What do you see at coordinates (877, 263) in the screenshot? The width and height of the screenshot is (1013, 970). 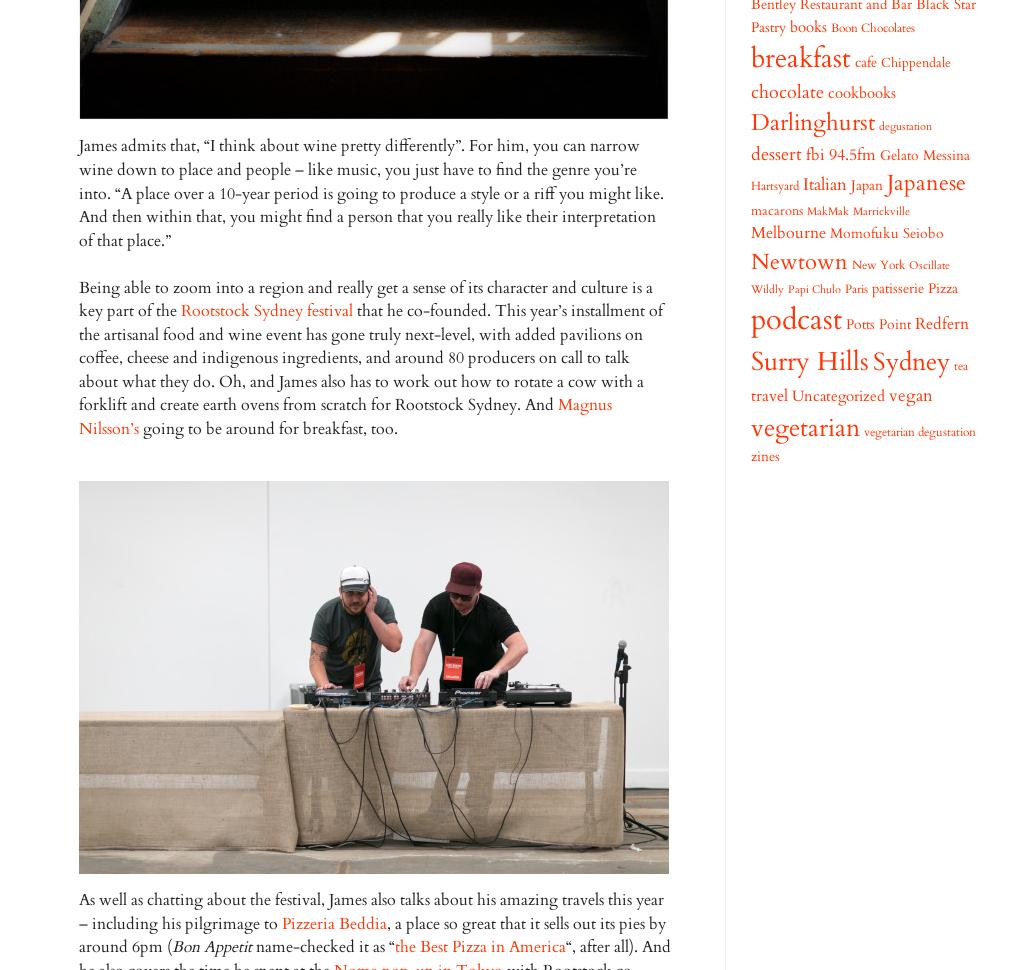 I see `'New York'` at bounding box center [877, 263].